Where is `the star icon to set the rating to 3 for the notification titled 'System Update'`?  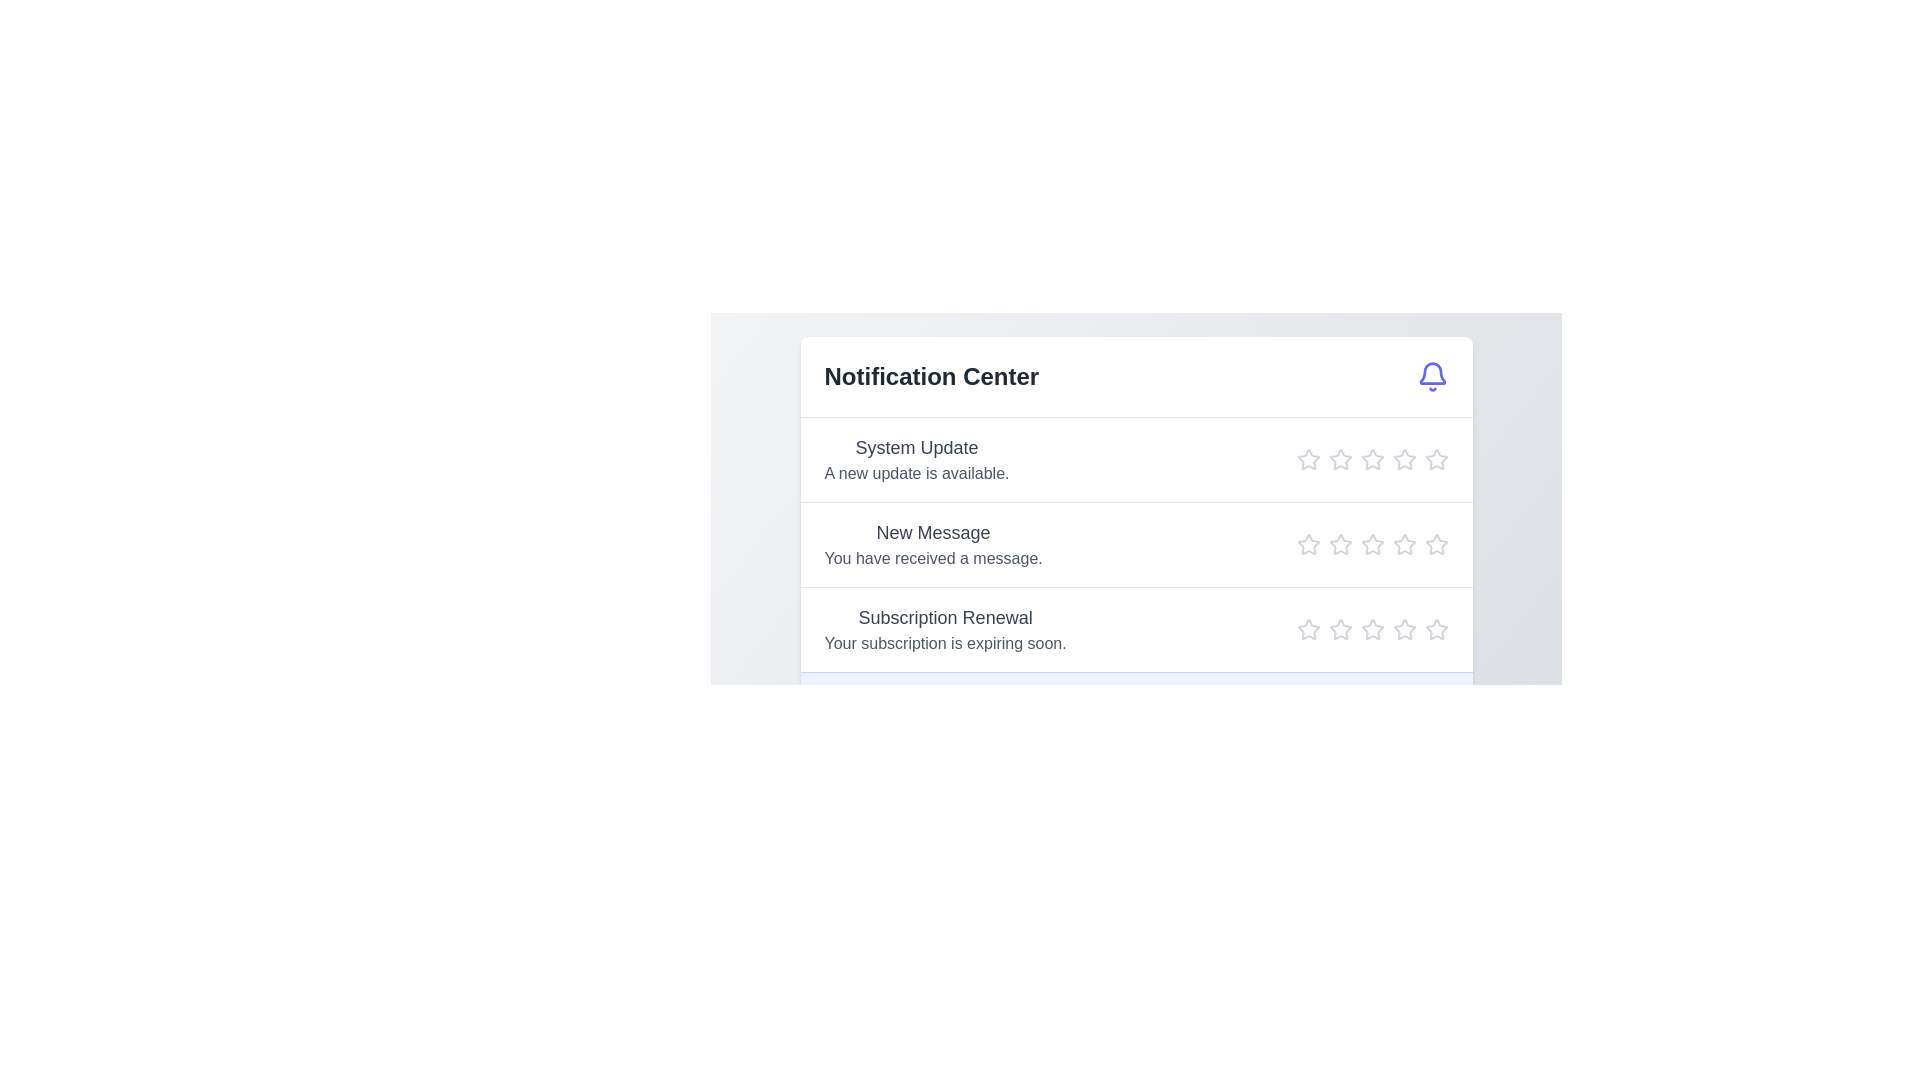 the star icon to set the rating to 3 for the notification titled 'System Update' is located at coordinates (1371, 459).